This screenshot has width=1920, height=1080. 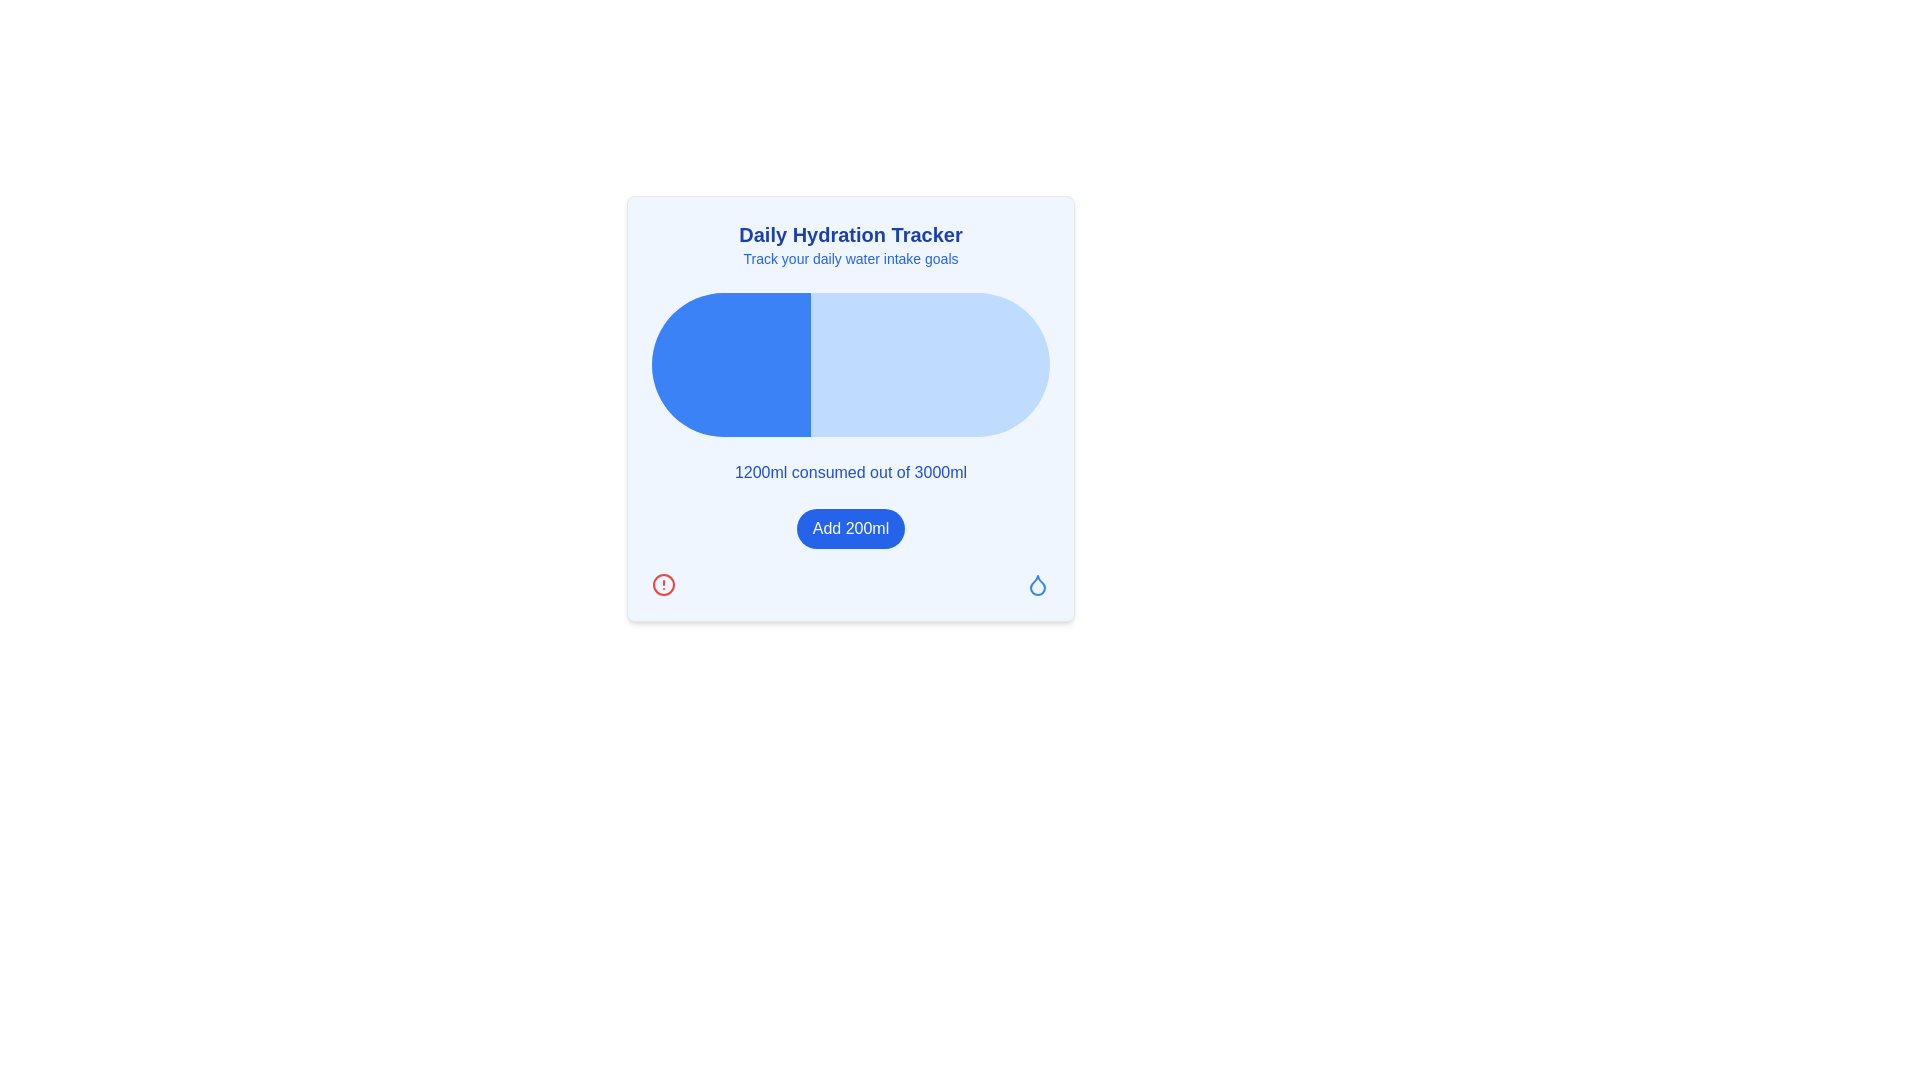 I want to click on the text display indicating '1200ml consumed out of 3000ml' in blue text, located centrally below the blue progress bar in the hydration tracking interface, so click(x=850, y=473).